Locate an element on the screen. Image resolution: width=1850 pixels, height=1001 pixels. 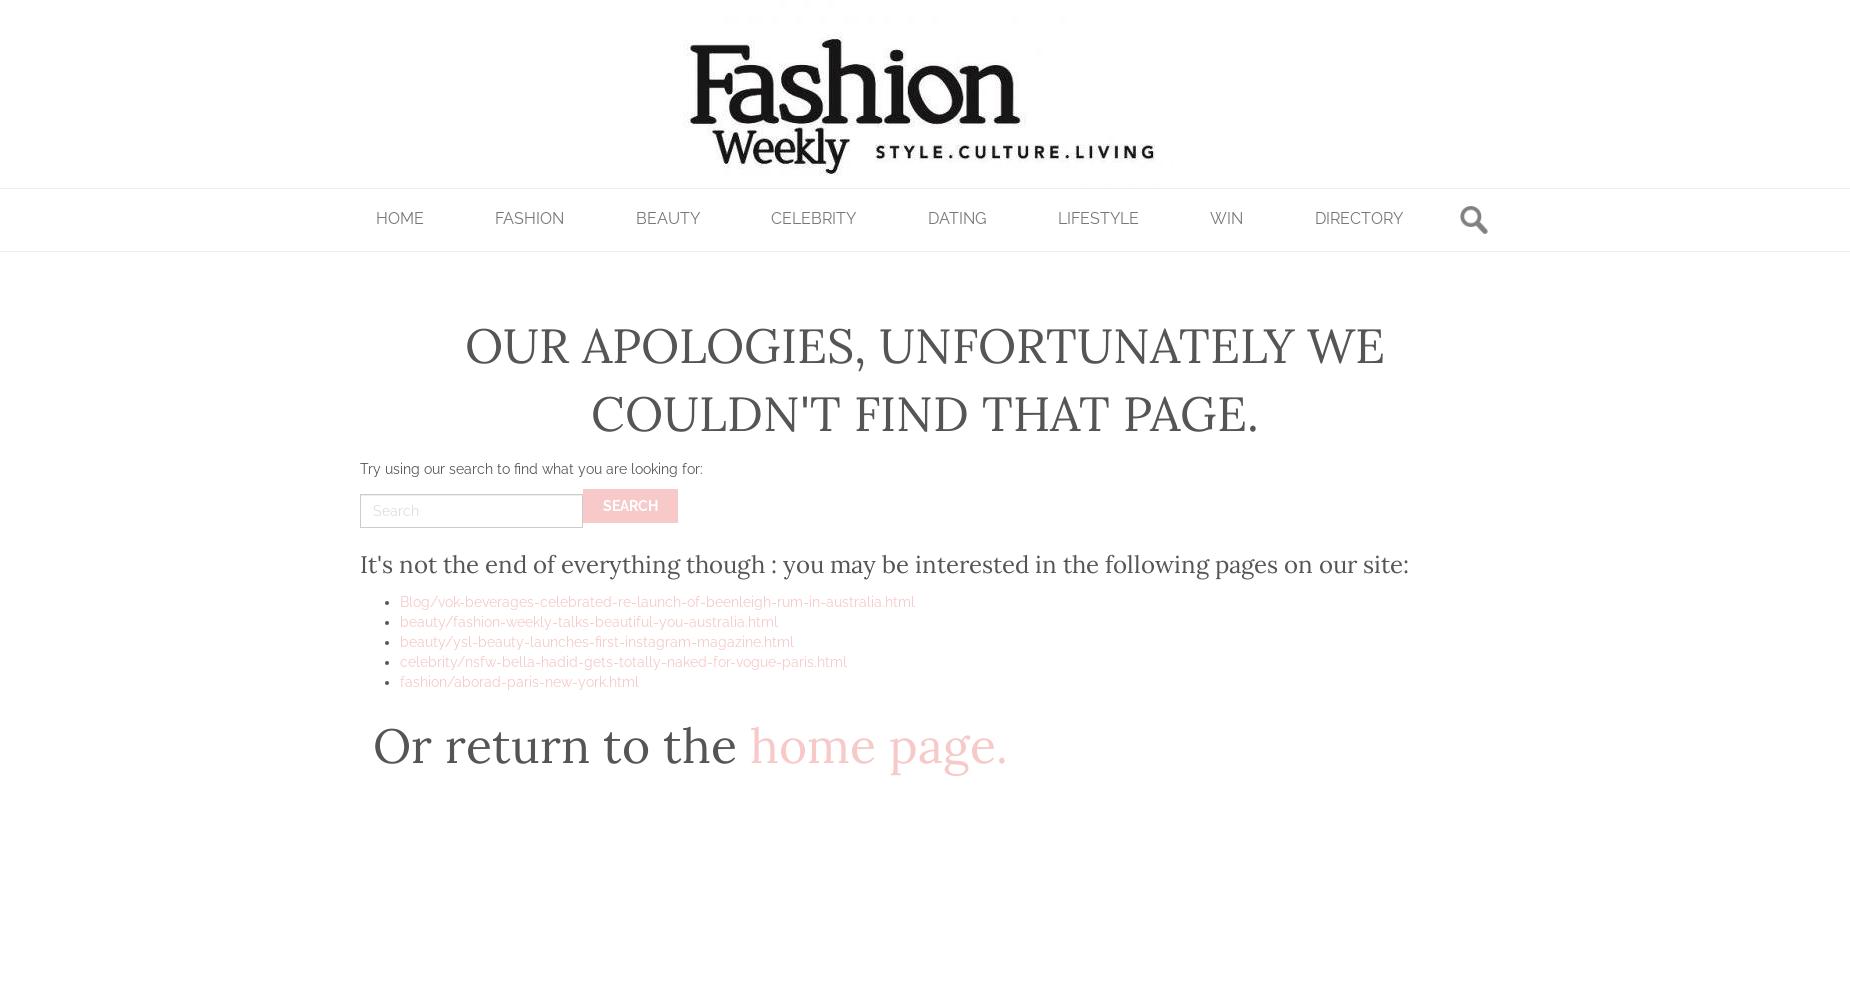
'Directory' is located at coordinates (1357, 216).